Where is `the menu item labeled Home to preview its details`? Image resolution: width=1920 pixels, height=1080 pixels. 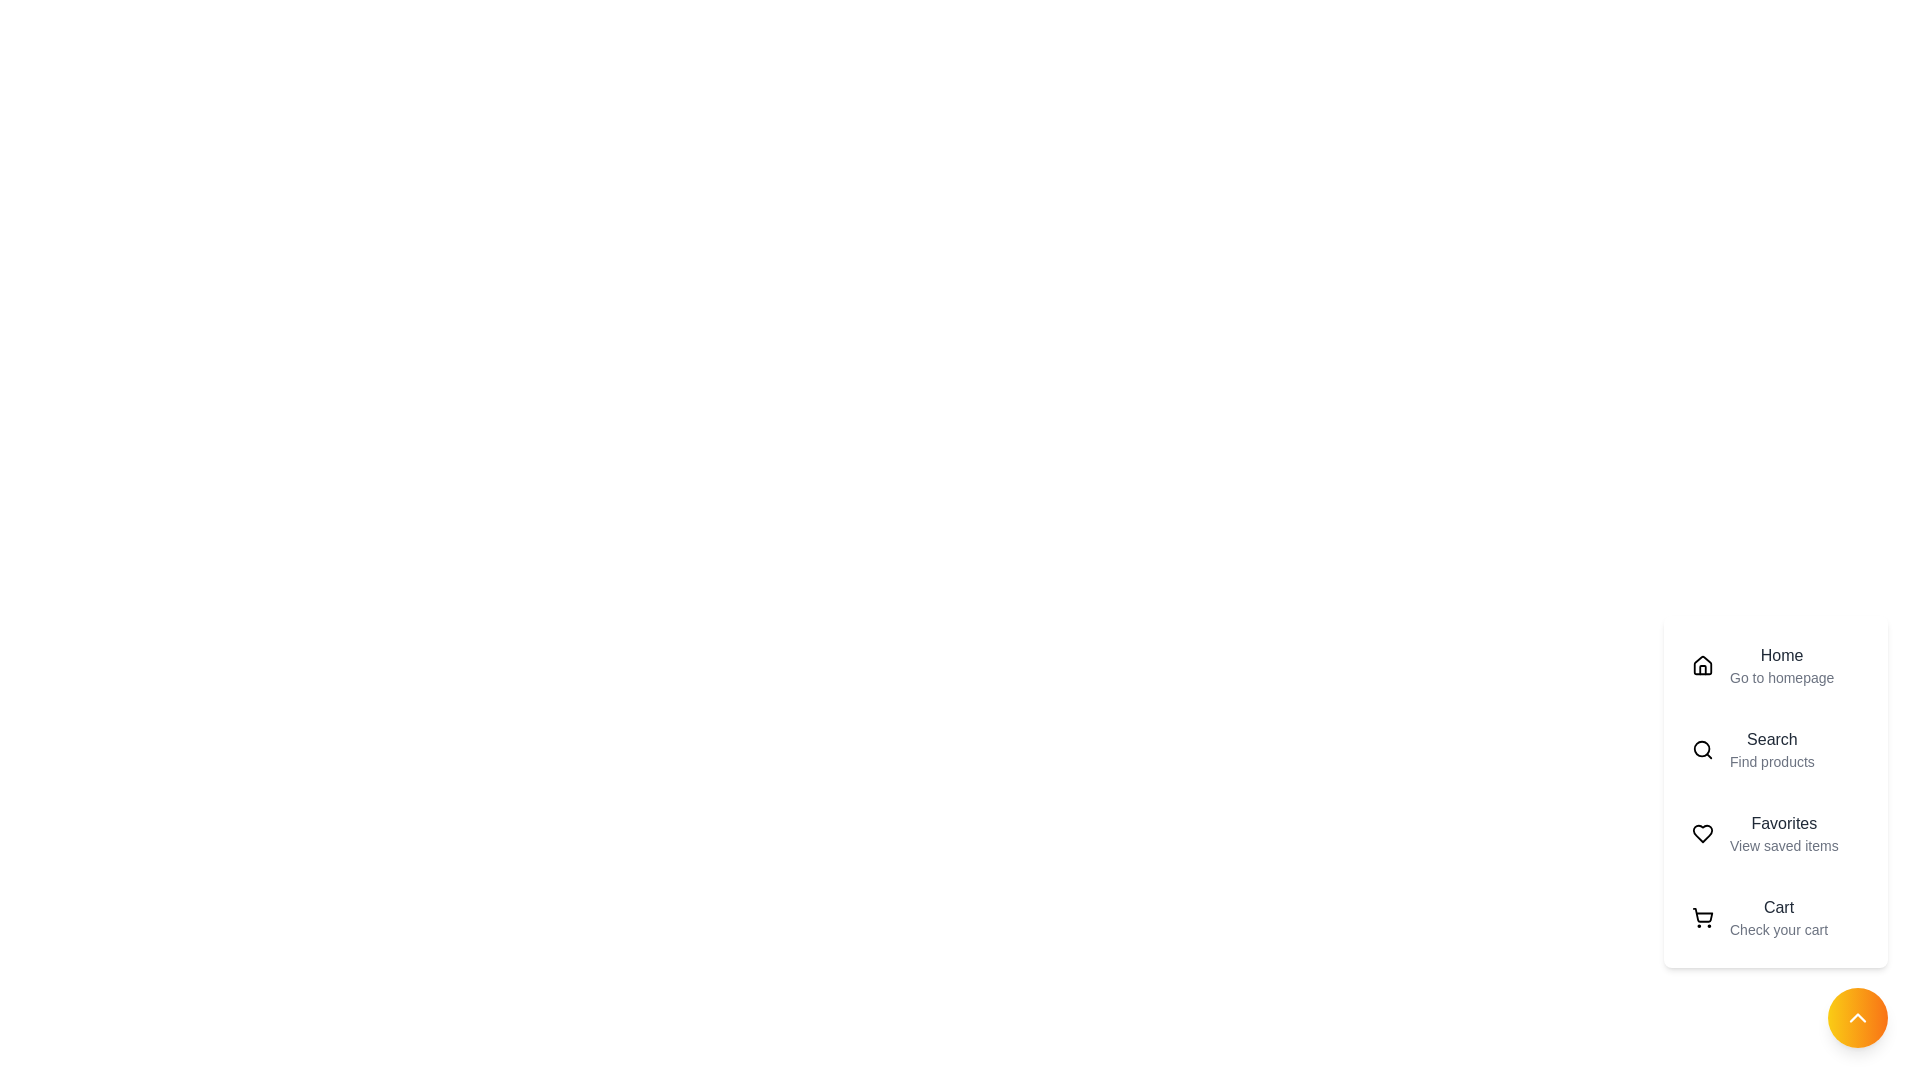
the menu item labeled Home to preview its details is located at coordinates (1776, 666).